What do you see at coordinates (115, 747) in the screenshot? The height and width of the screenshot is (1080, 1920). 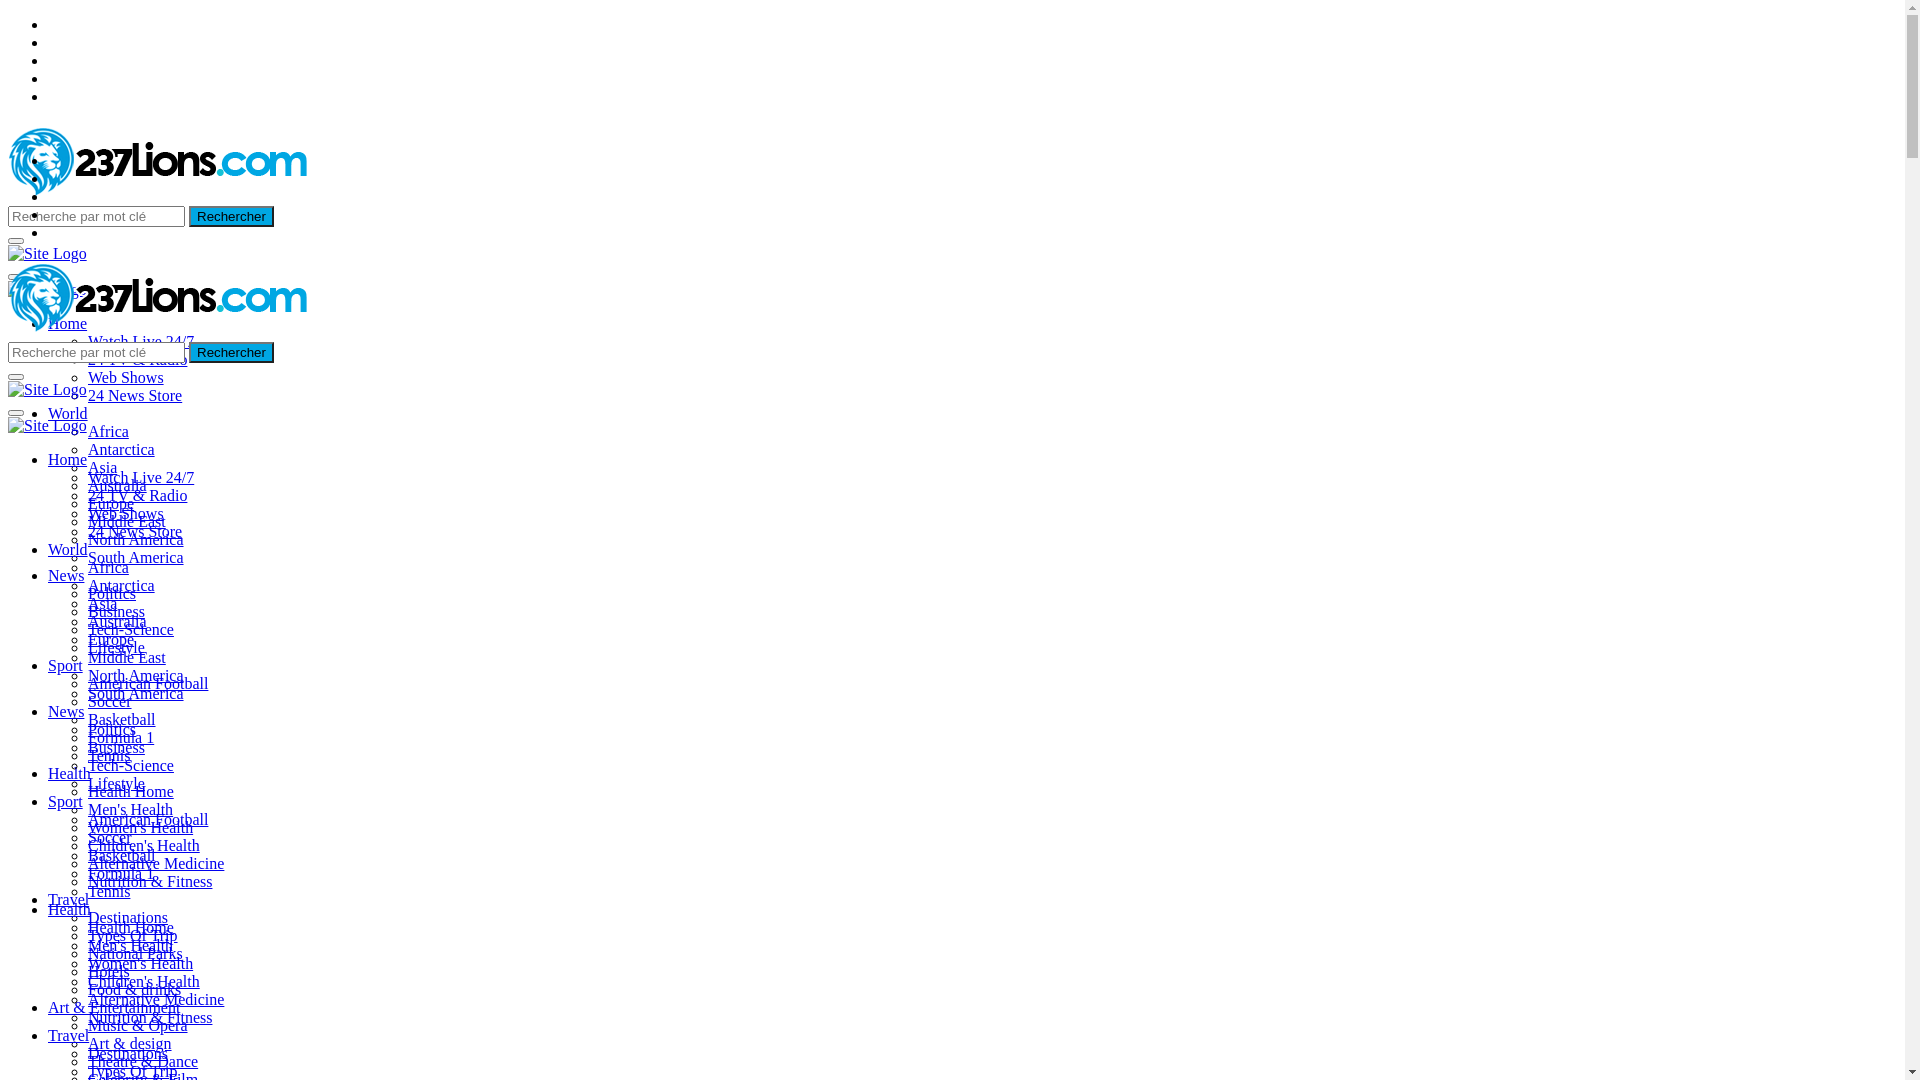 I see `'Business'` at bounding box center [115, 747].